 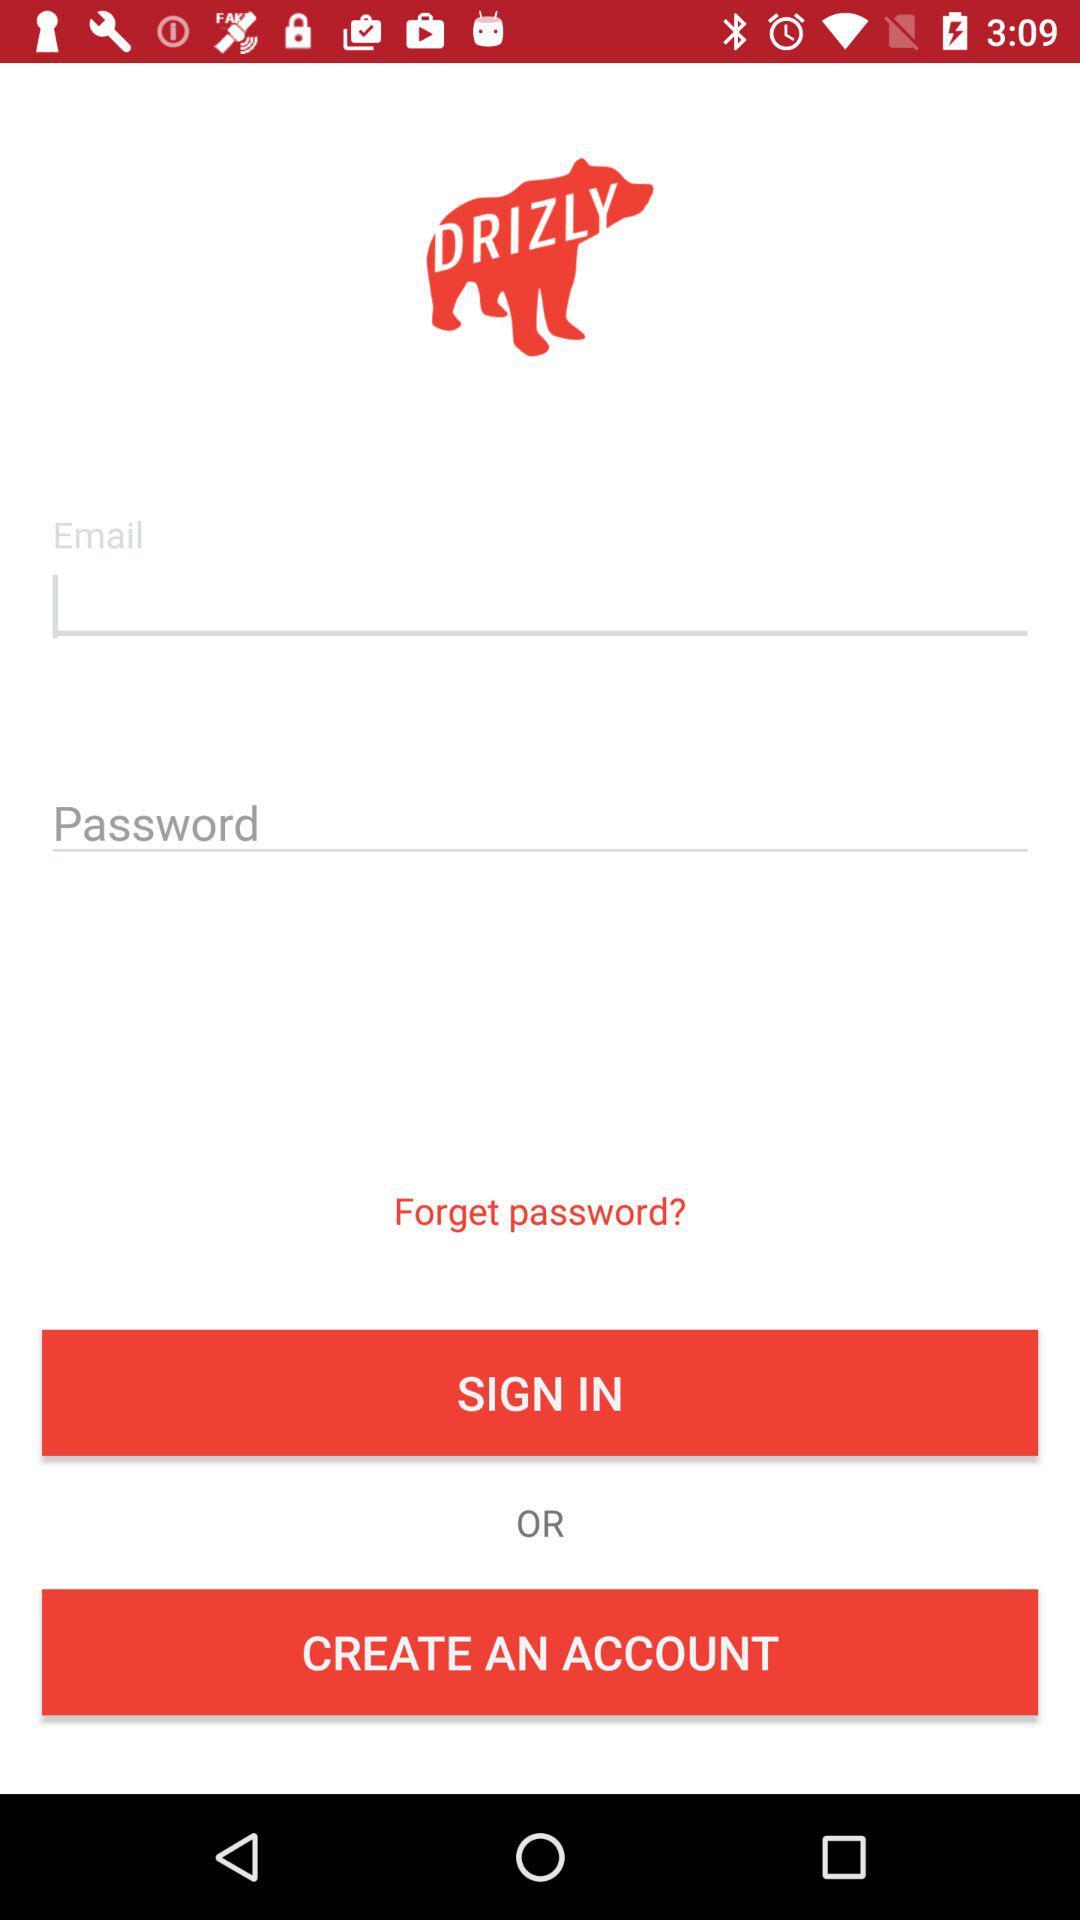 I want to click on a place to enter your password, so click(x=540, y=819).